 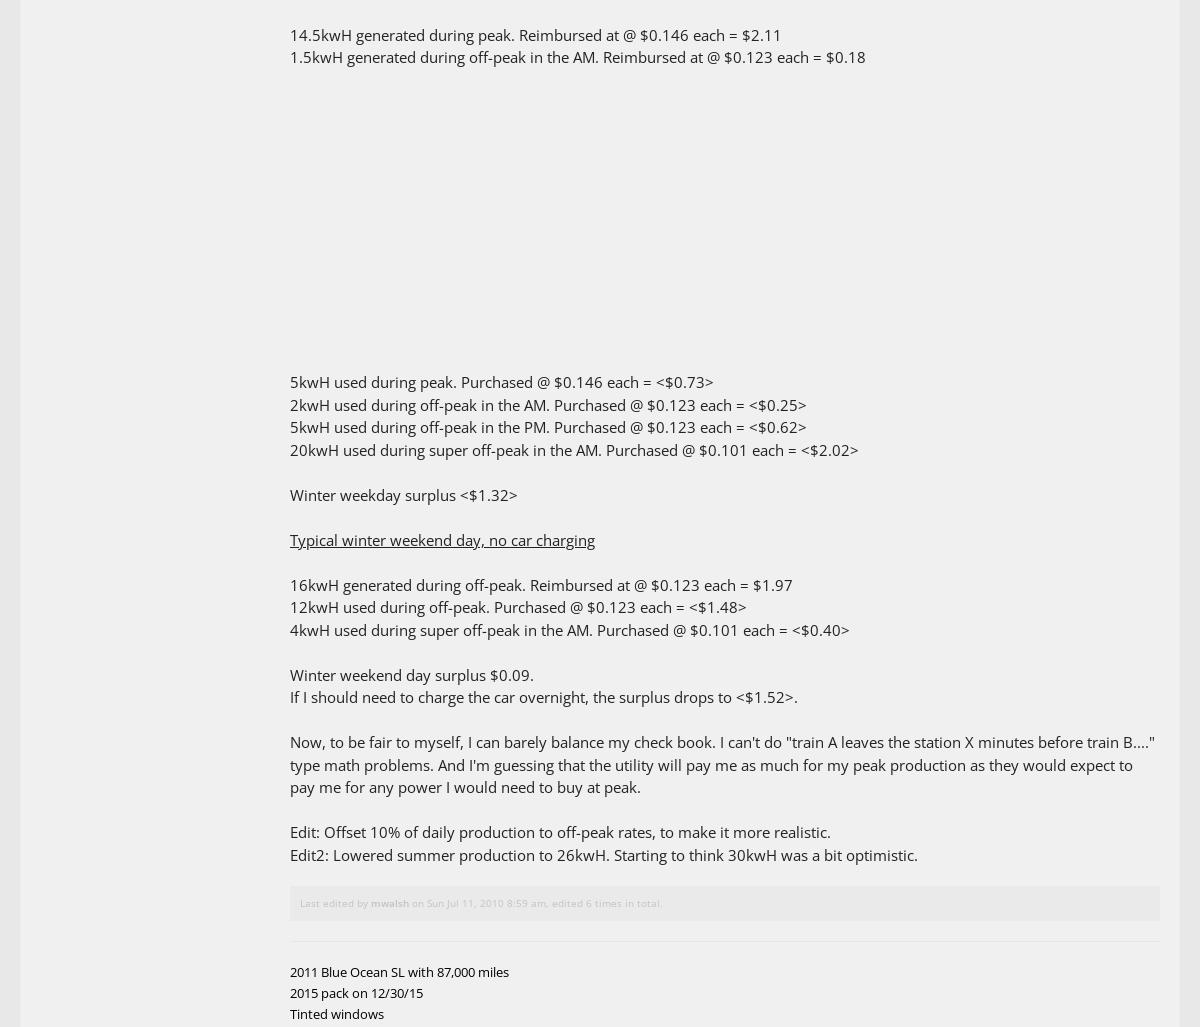 What do you see at coordinates (289, 970) in the screenshot?
I see `'2011 Blue Ocean SL with 87,000 miles'` at bounding box center [289, 970].